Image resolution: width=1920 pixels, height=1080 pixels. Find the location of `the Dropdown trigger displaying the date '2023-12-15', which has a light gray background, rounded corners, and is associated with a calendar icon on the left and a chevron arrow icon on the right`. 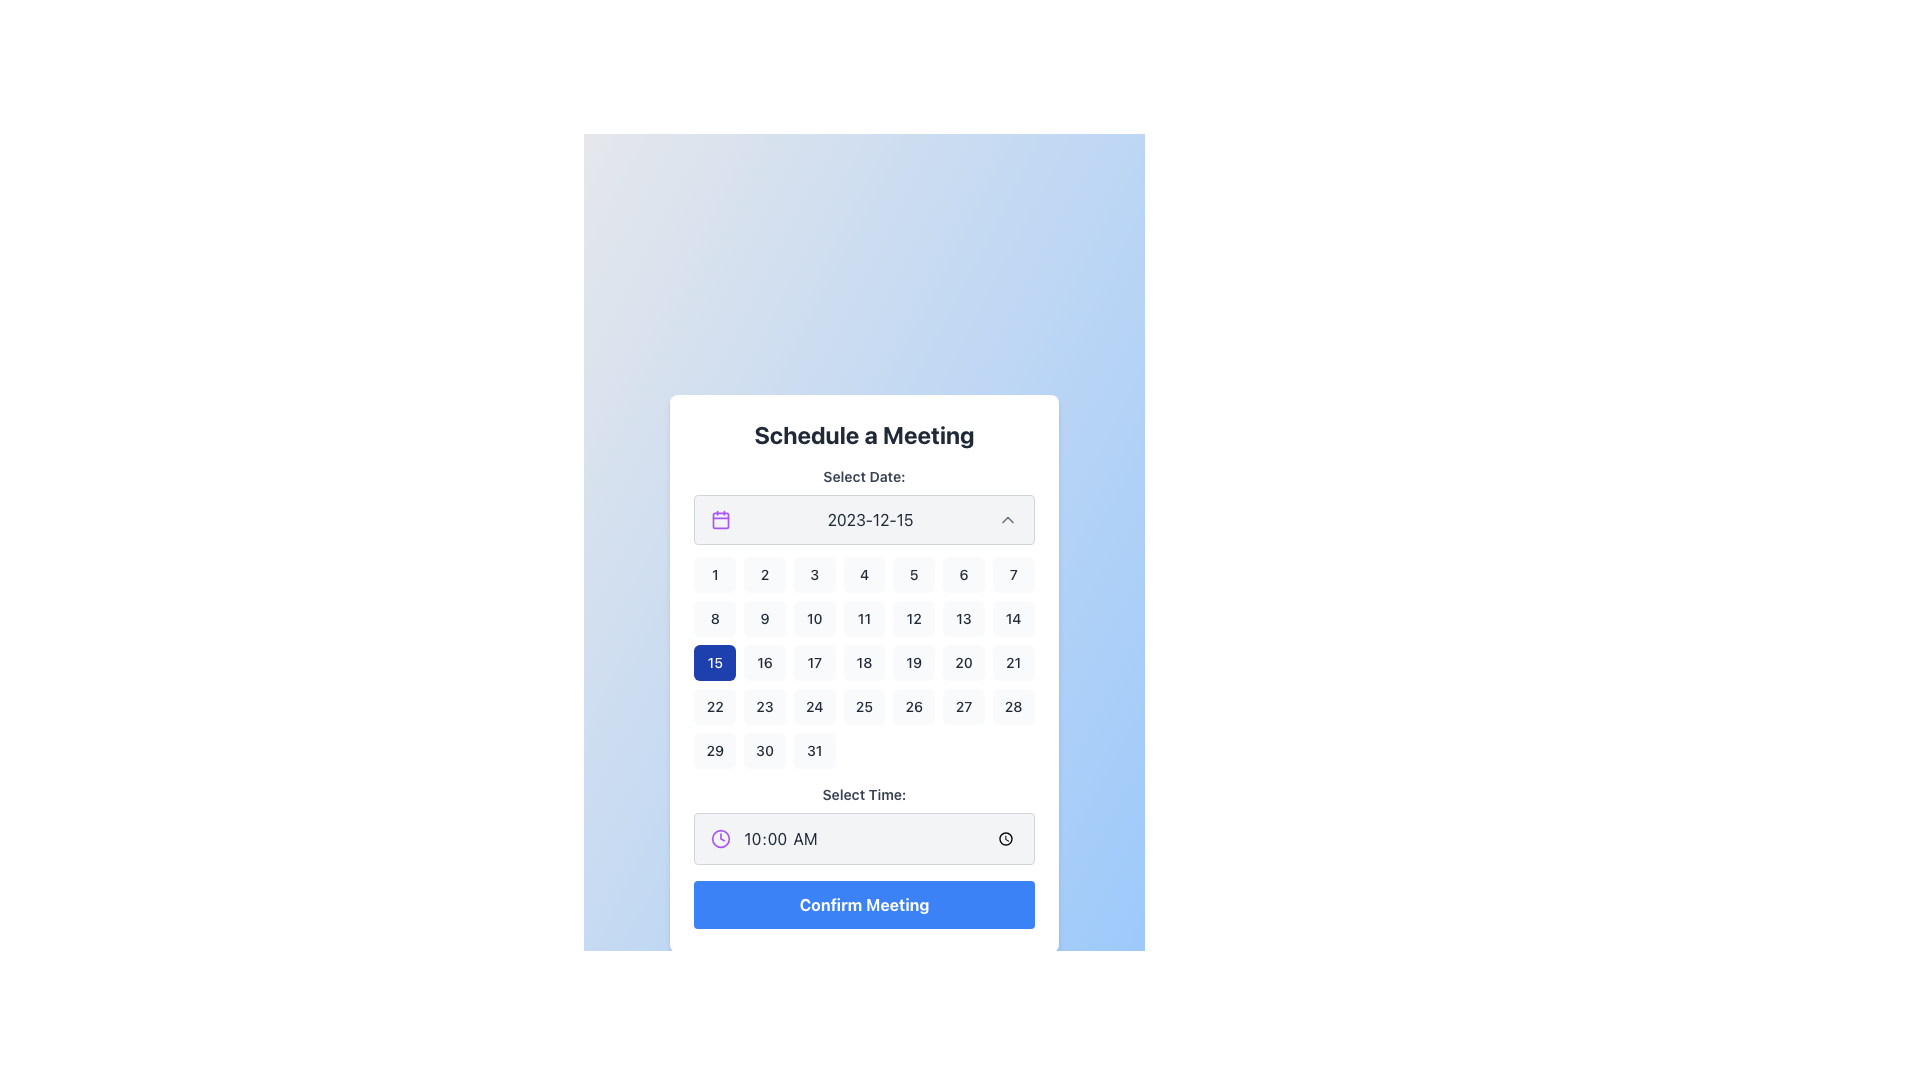

the Dropdown trigger displaying the date '2023-12-15', which has a light gray background, rounded corners, and is associated with a calendar icon on the left and a chevron arrow icon on the right is located at coordinates (864, 519).